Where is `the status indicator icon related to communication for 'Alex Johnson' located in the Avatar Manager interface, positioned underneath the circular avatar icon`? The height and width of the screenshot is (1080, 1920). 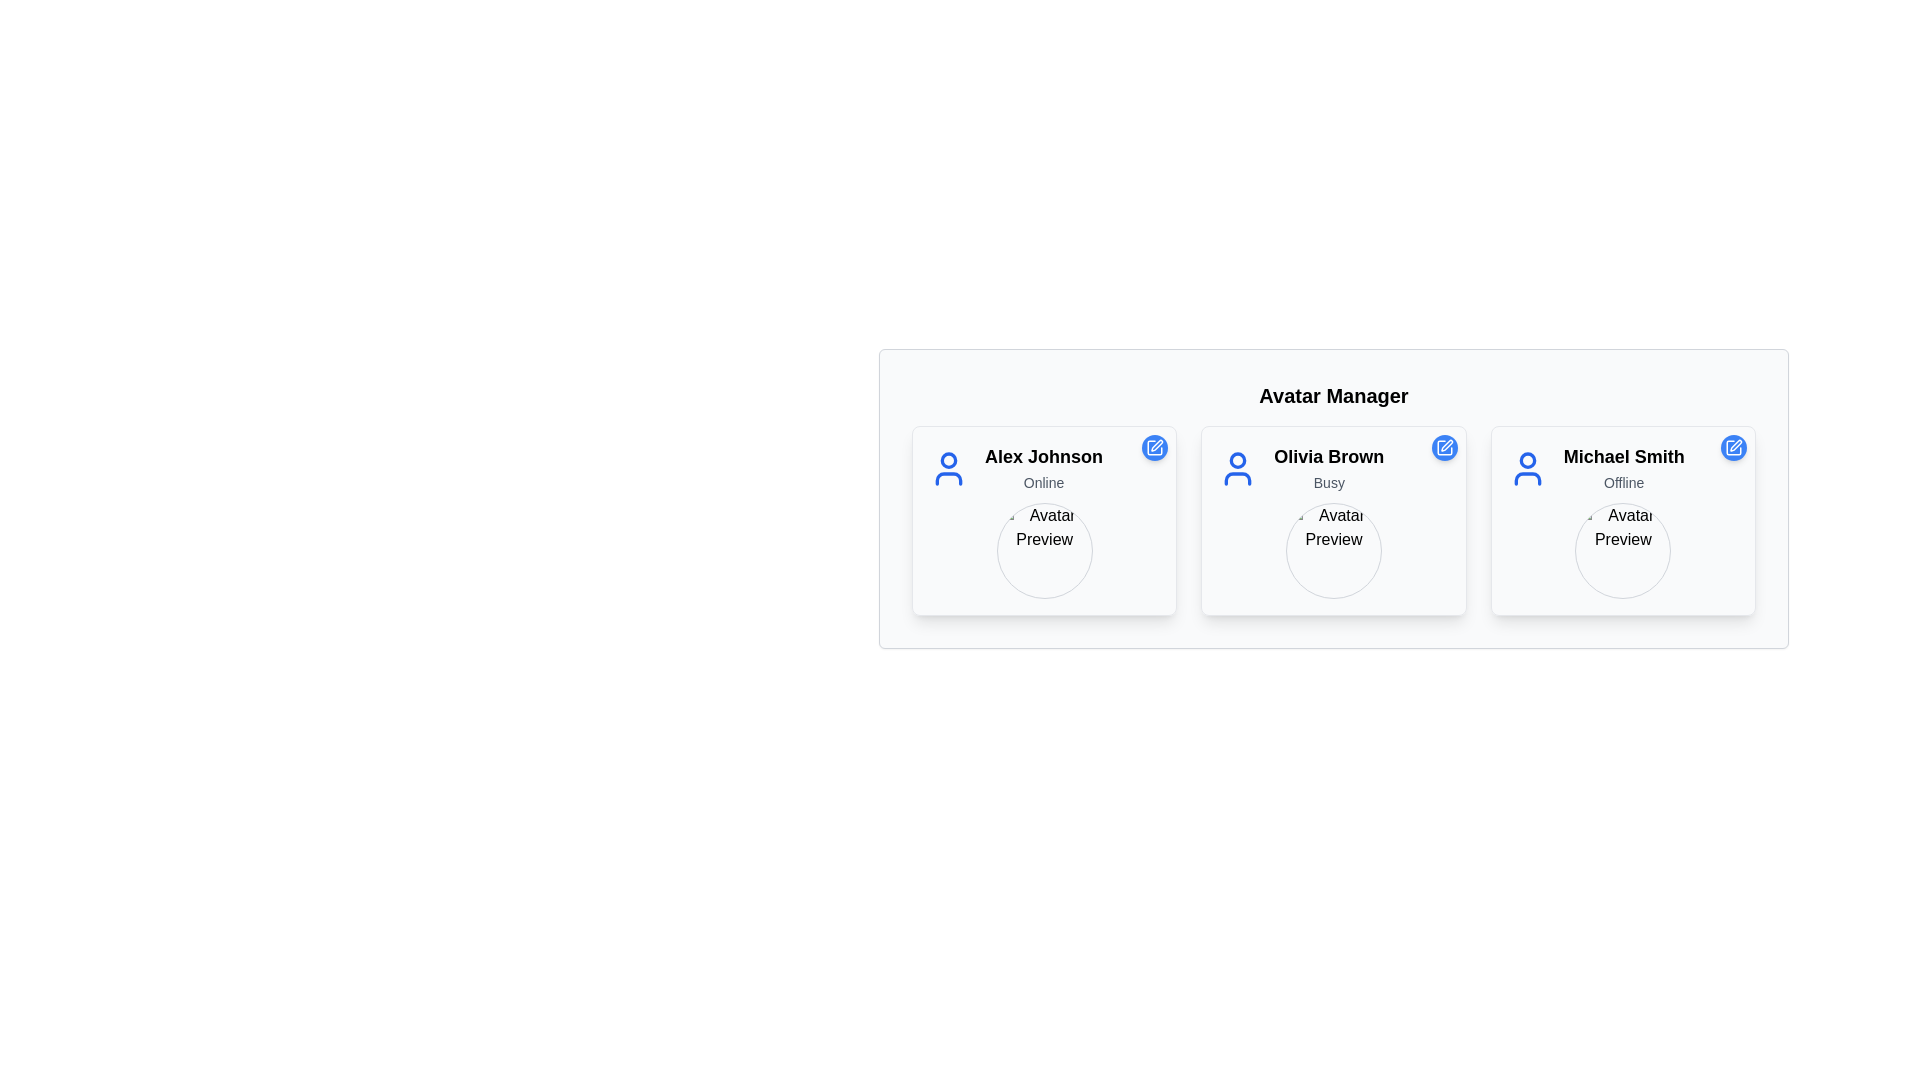
the status indicator icon related to communication for 'Alex Johnson' located in the Avatar Manager interface, positioned underneath the circular avatar icon is located at coordinates (948, 478).